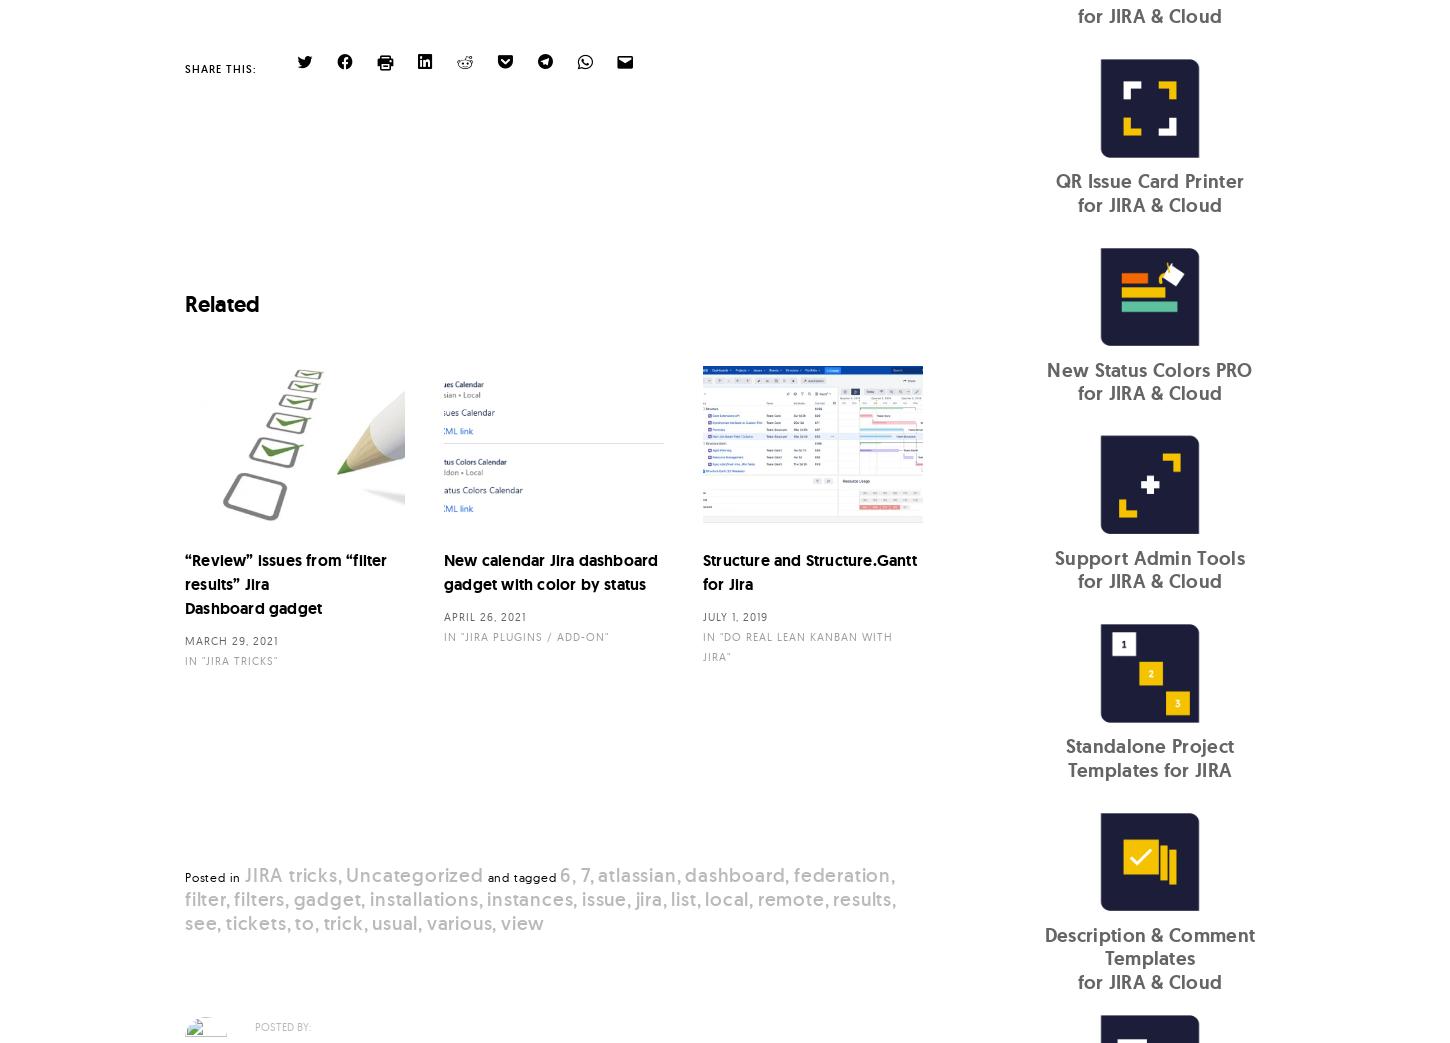 This screenshot has width=1450, height=1043. What do you see at coordinates (861, 897) in the screenshot?
I see `'results'` at bounding box center [861, 897].